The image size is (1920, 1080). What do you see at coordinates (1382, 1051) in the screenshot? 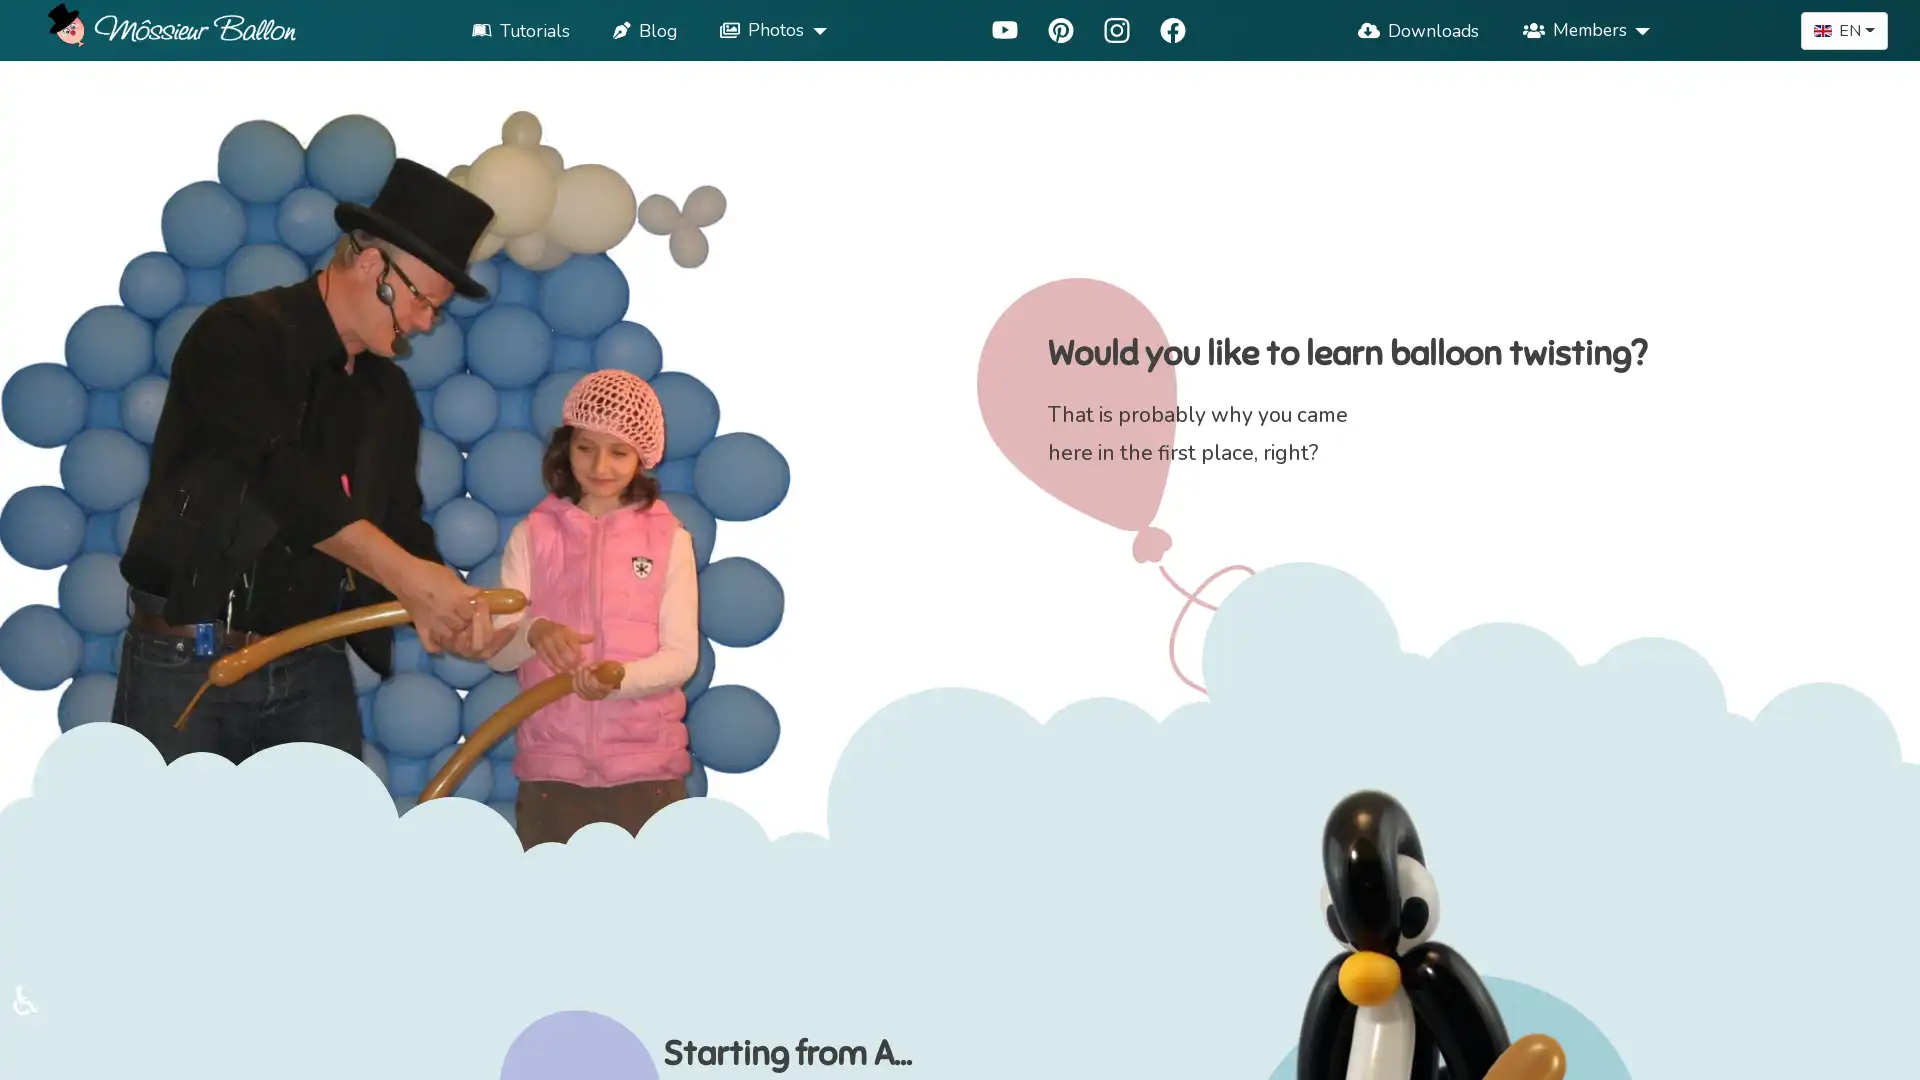
I see `Personalize (modal window)` at bounding box center [1382, 1051].